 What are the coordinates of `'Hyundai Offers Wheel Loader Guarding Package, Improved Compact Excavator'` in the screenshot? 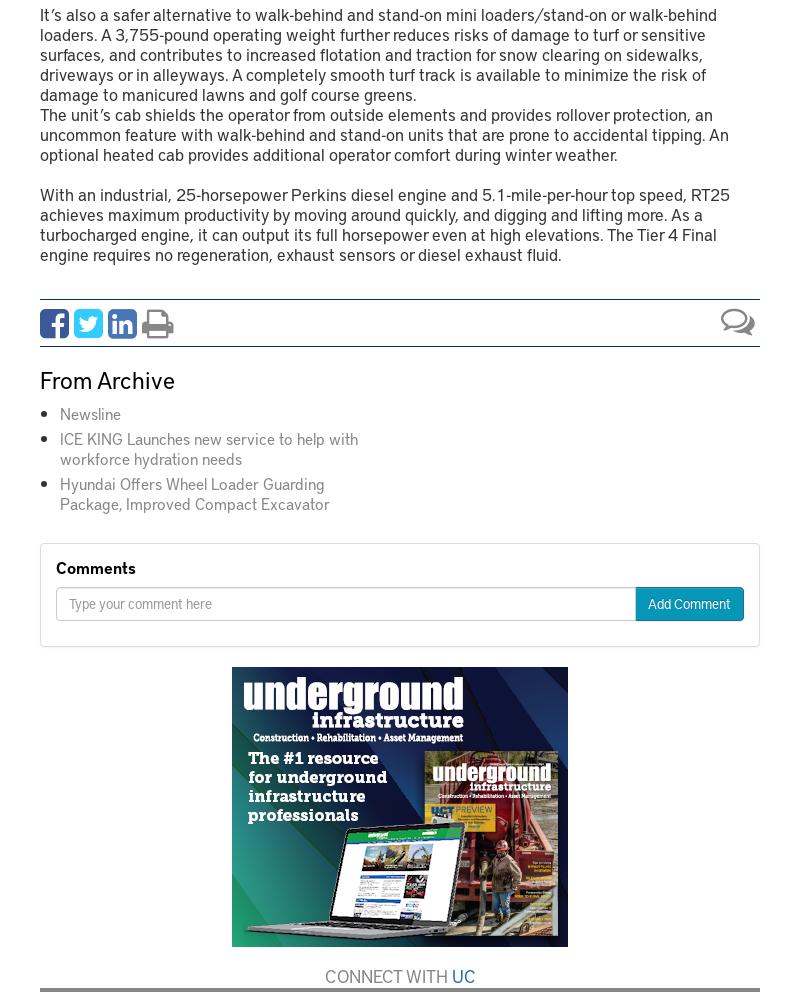 It's located at (59, 491).